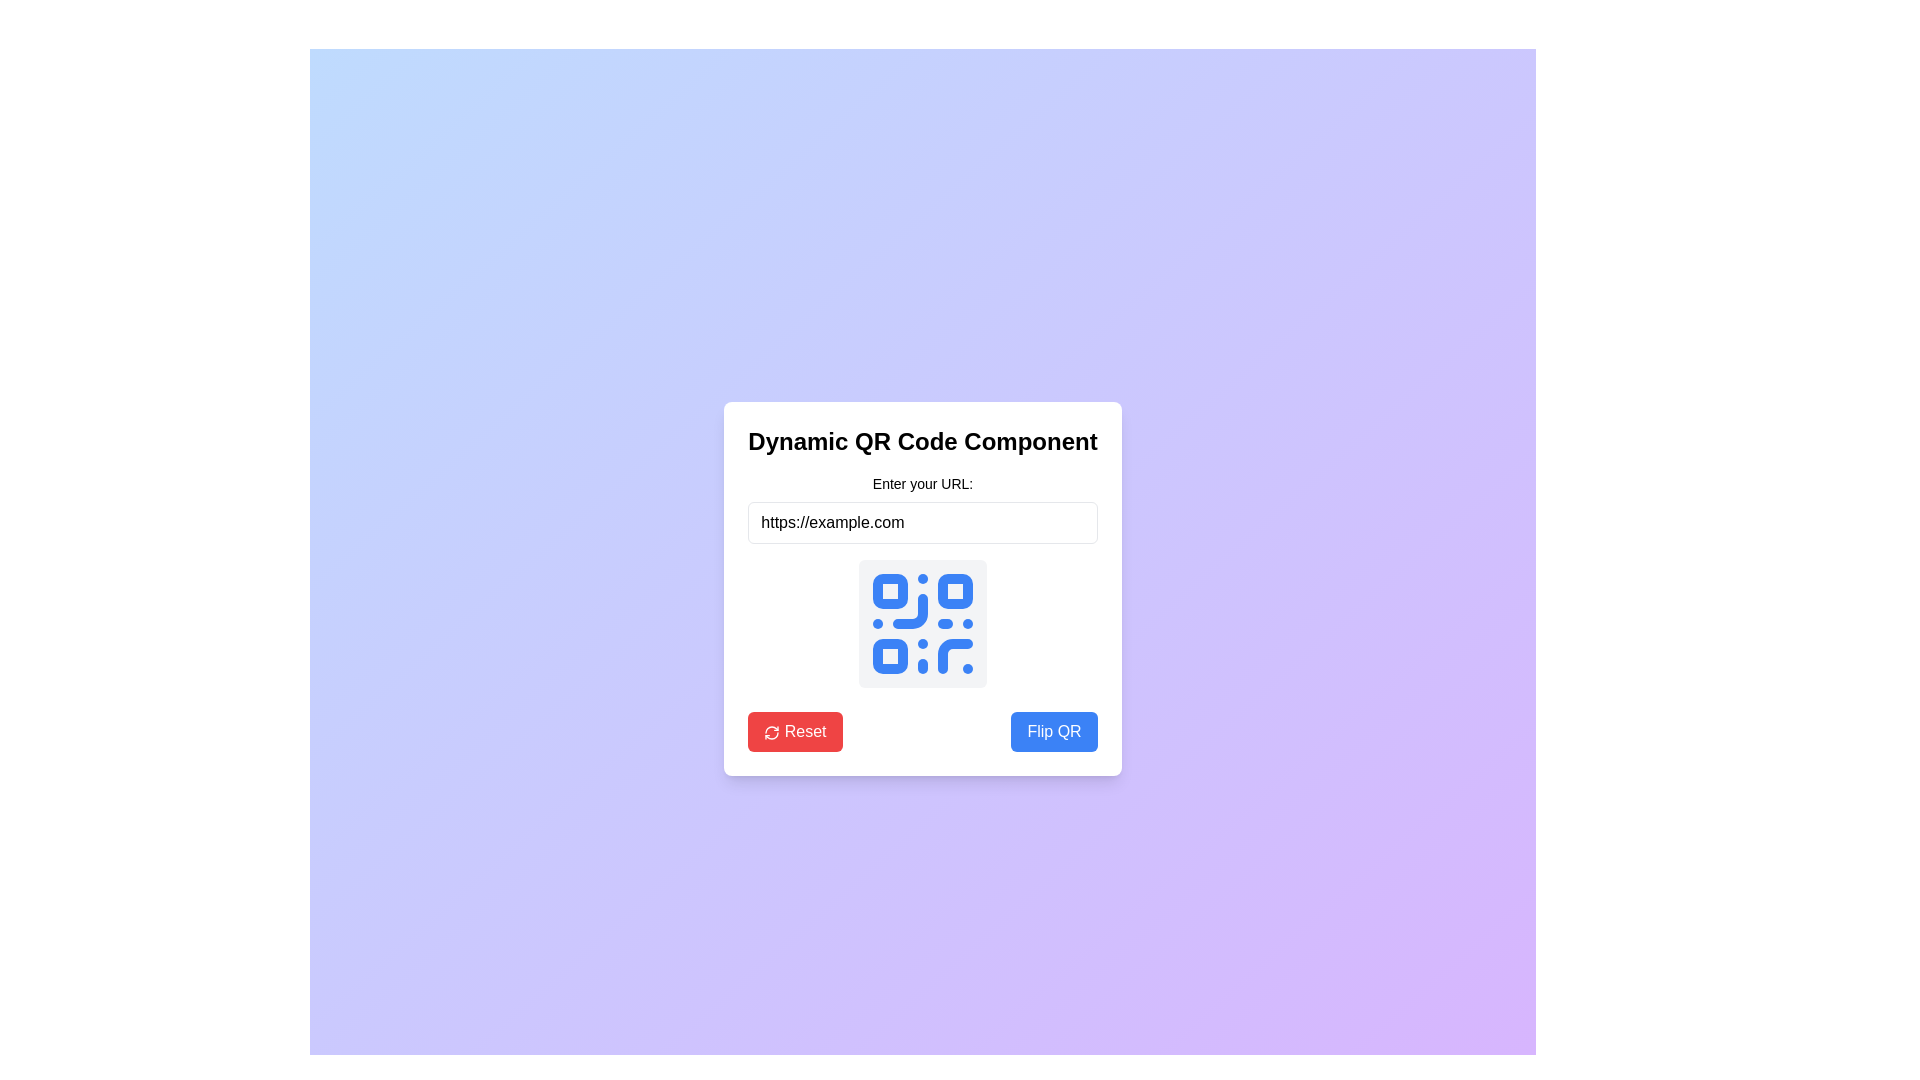 This screenshot has width=1920, height=1080. What do you see at coordinates (921, 483) in the screenshot?
I see `the label that provides descriptive context for the input field underneath it, which is positioned directly above the text input field` at bounding box center [921, 483].